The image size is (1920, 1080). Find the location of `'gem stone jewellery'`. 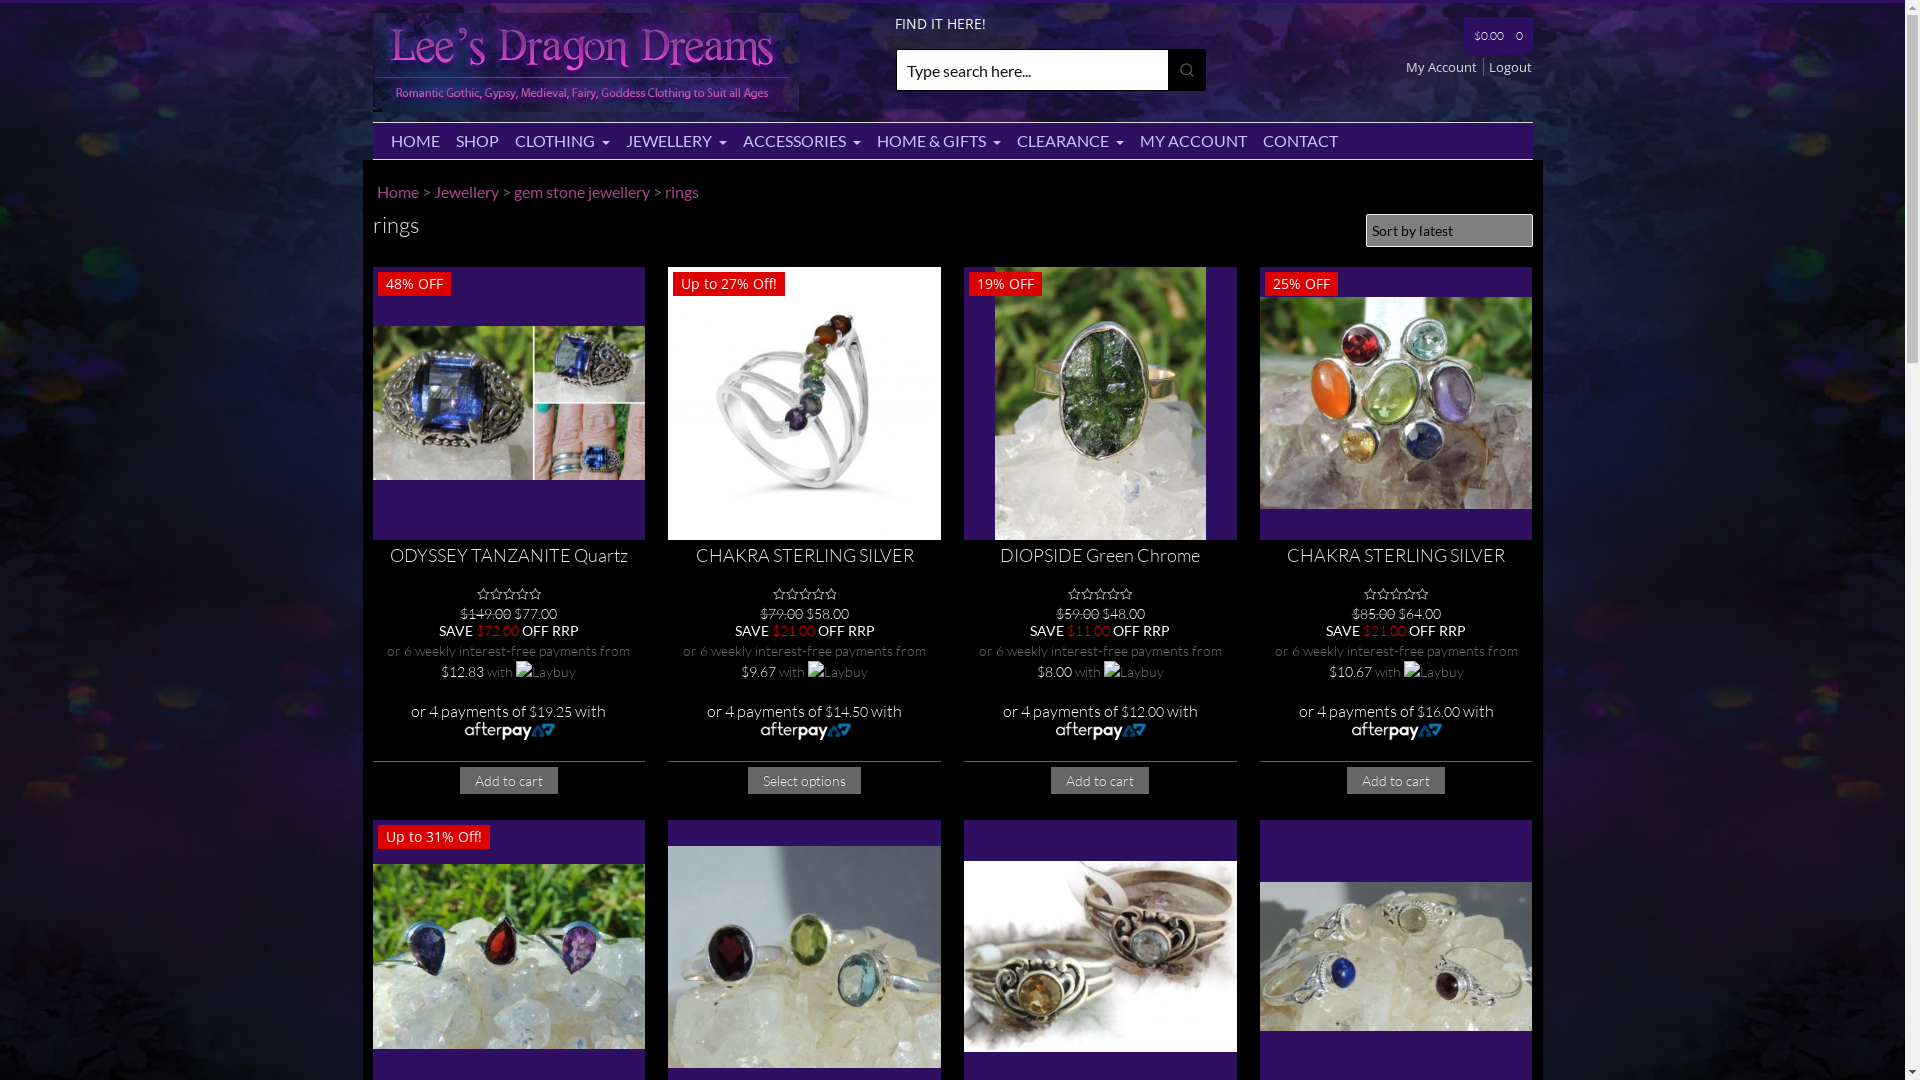

'gem stone jewellery' is located at coordinates (513, 191).